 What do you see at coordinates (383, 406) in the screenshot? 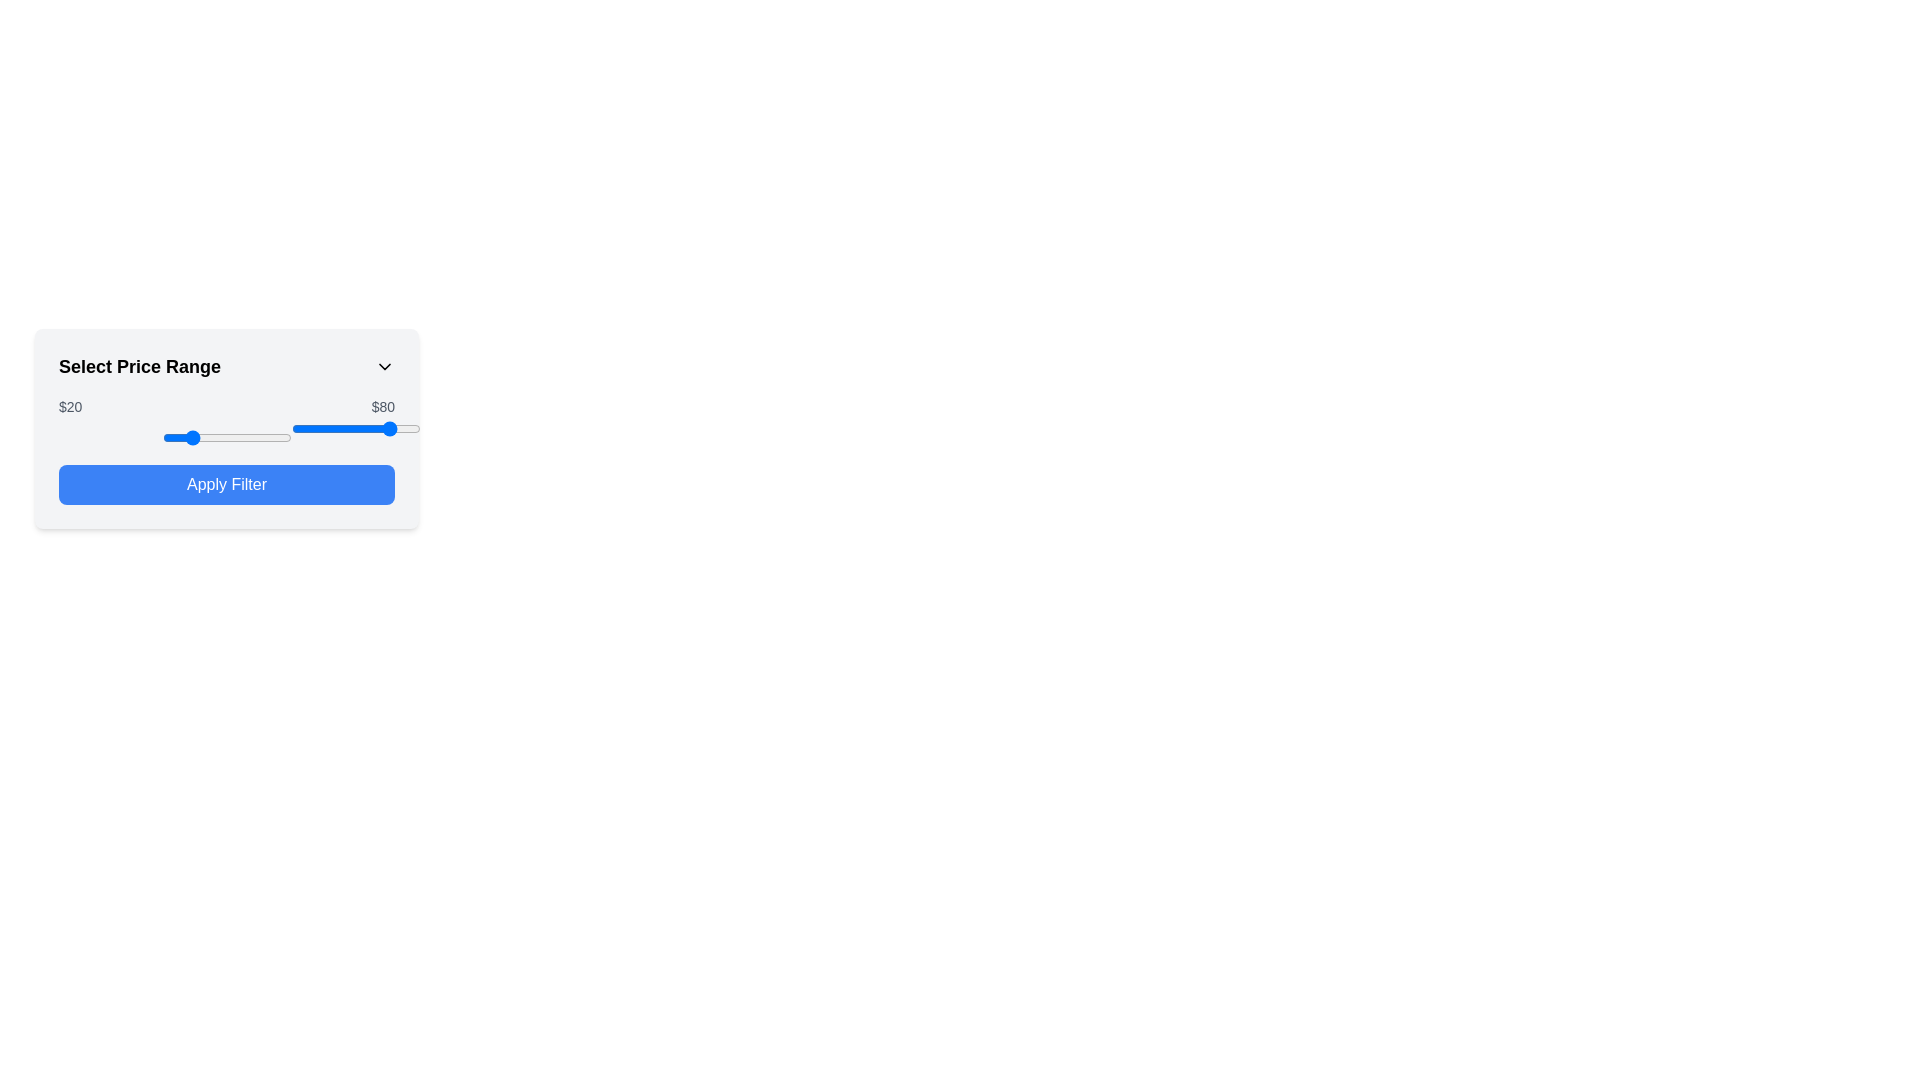
I see `the text label displaying the value '$80', which is styled in a standard serif font and located on the right side of a horizontal range slider, indicating the maximum value` at bounding box center [383, 406].